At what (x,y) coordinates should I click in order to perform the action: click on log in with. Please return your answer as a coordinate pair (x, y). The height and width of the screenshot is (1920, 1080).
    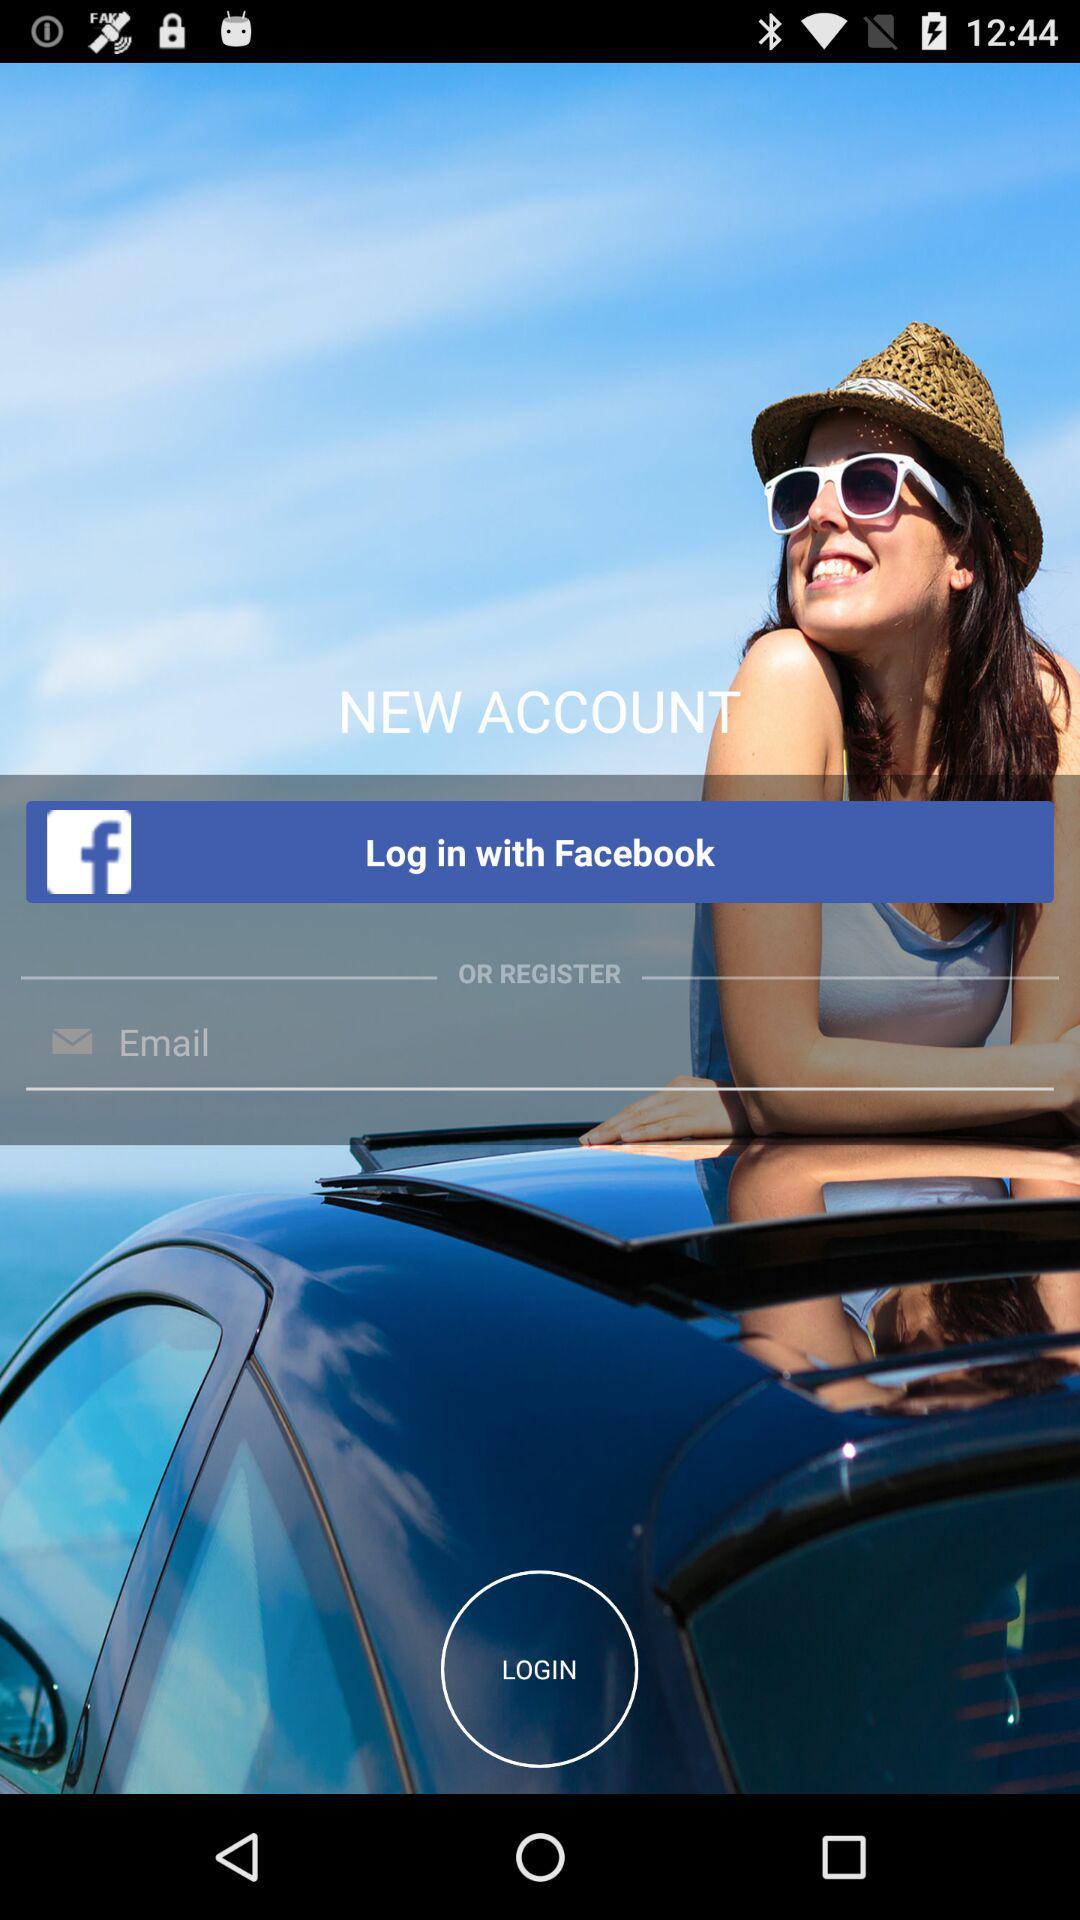
    Looking at the image, I should click on (540, 852).